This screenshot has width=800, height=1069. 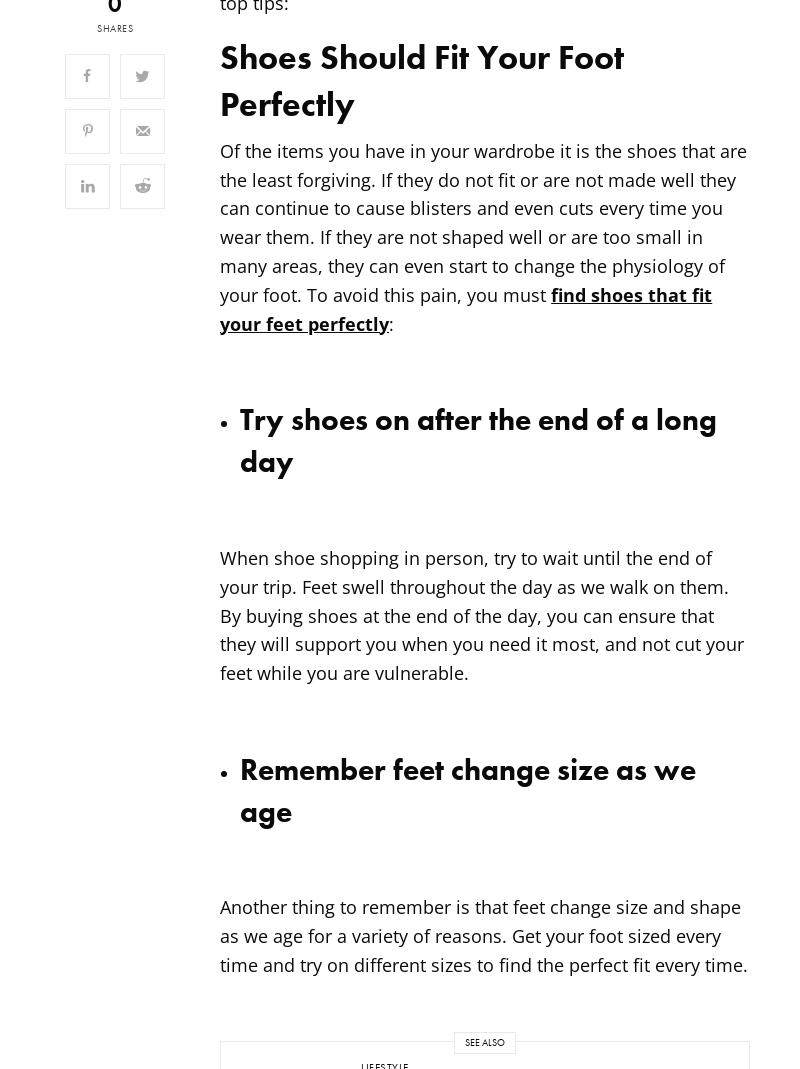 I want to click on 'Another thing to remember is that feet change size and shape as we age for a variety of reasons. Get your foot sized every time and try on different sizes to find the perfect fit every time.', so click(x=484, y=935).